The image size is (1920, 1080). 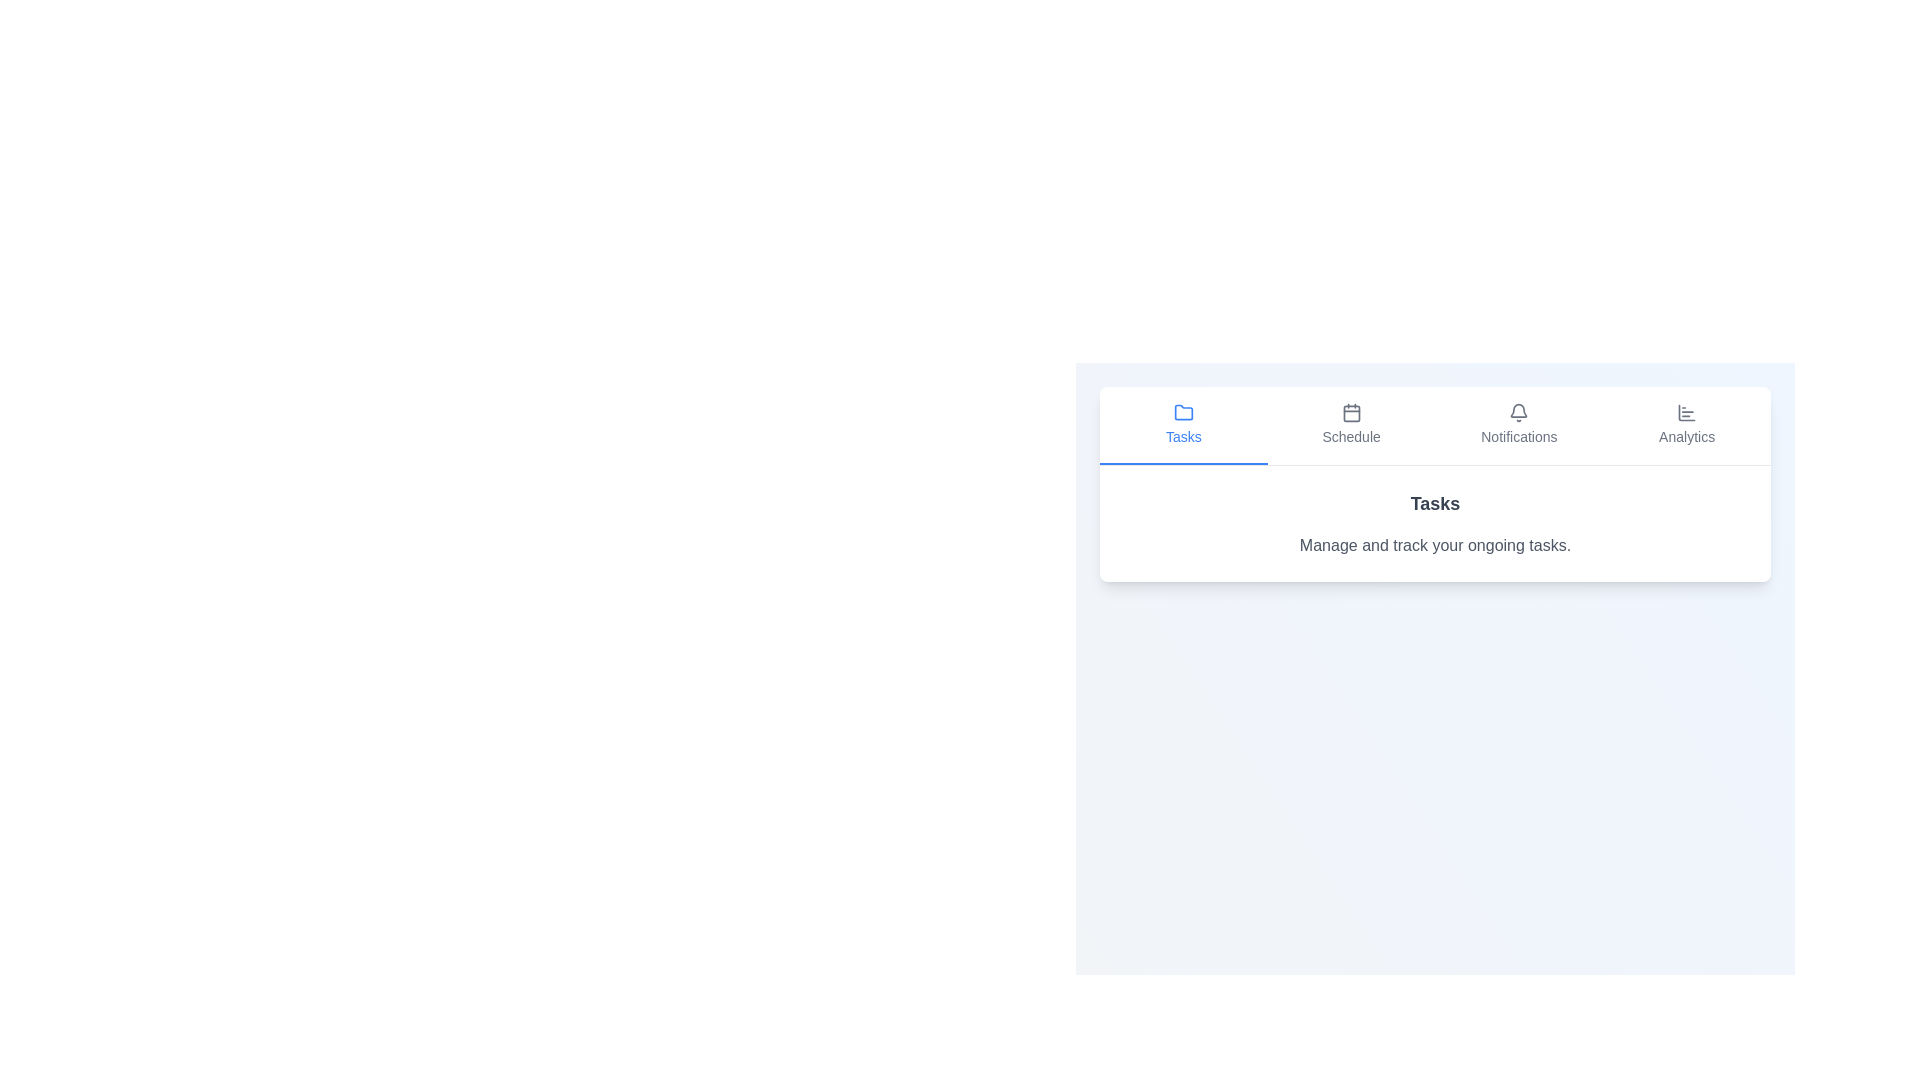 I want to click on the Schedule tab by clicking on its button, so click(x=1351, y=424).